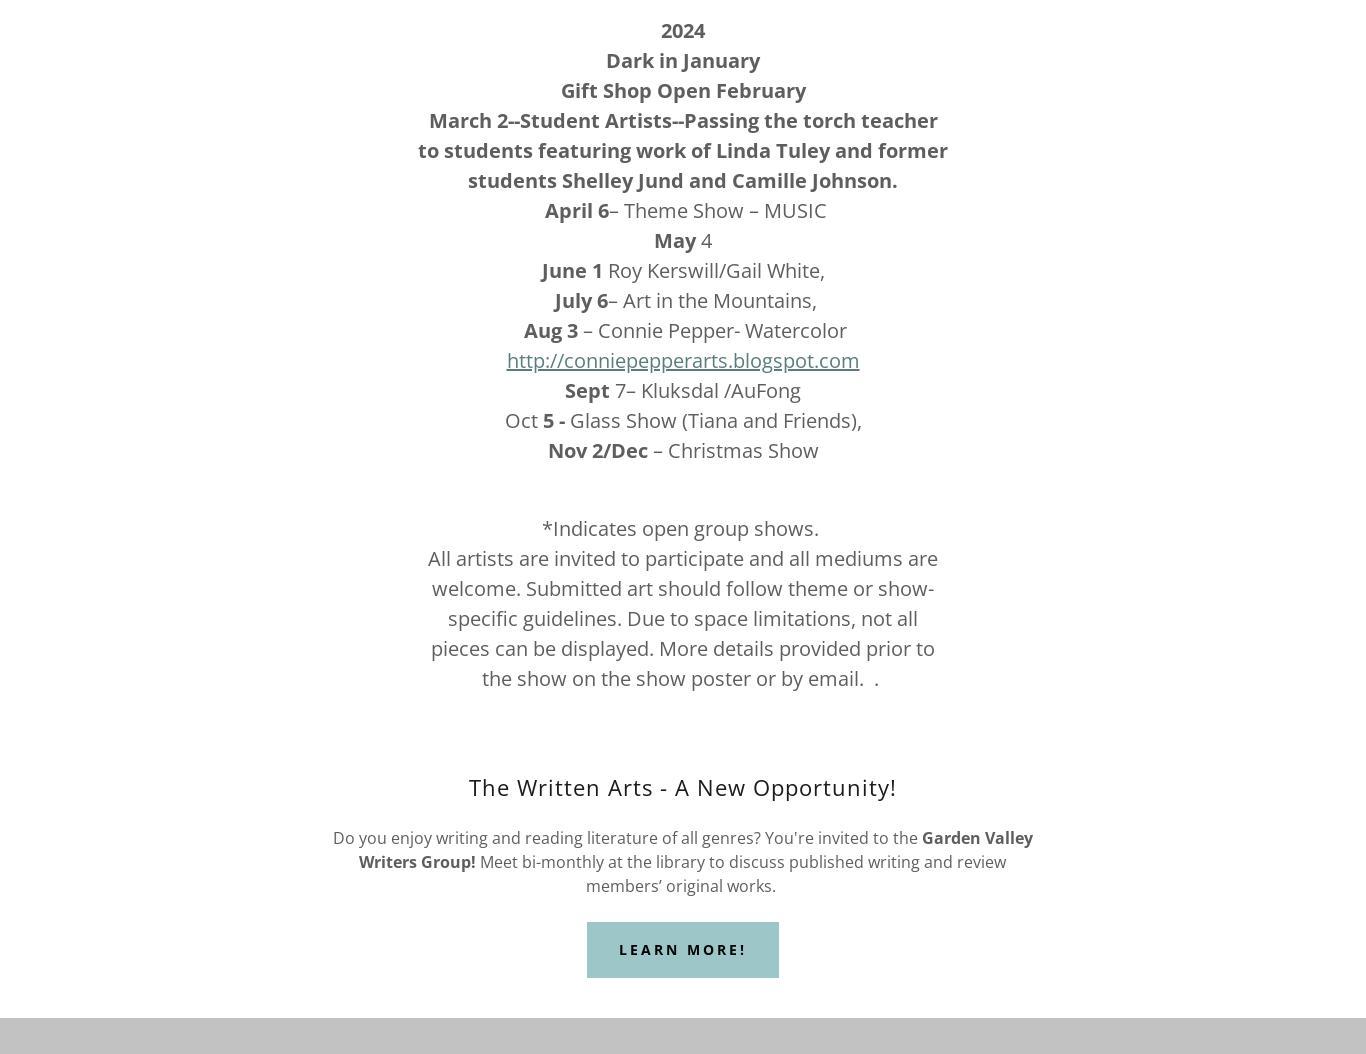 This screenshot has height=1054, width=1366. What do you see at coordinates (357, 848) in the screenshot?
I see `'Garden Valley Writers Group!'` at bounding box center [357, 848].